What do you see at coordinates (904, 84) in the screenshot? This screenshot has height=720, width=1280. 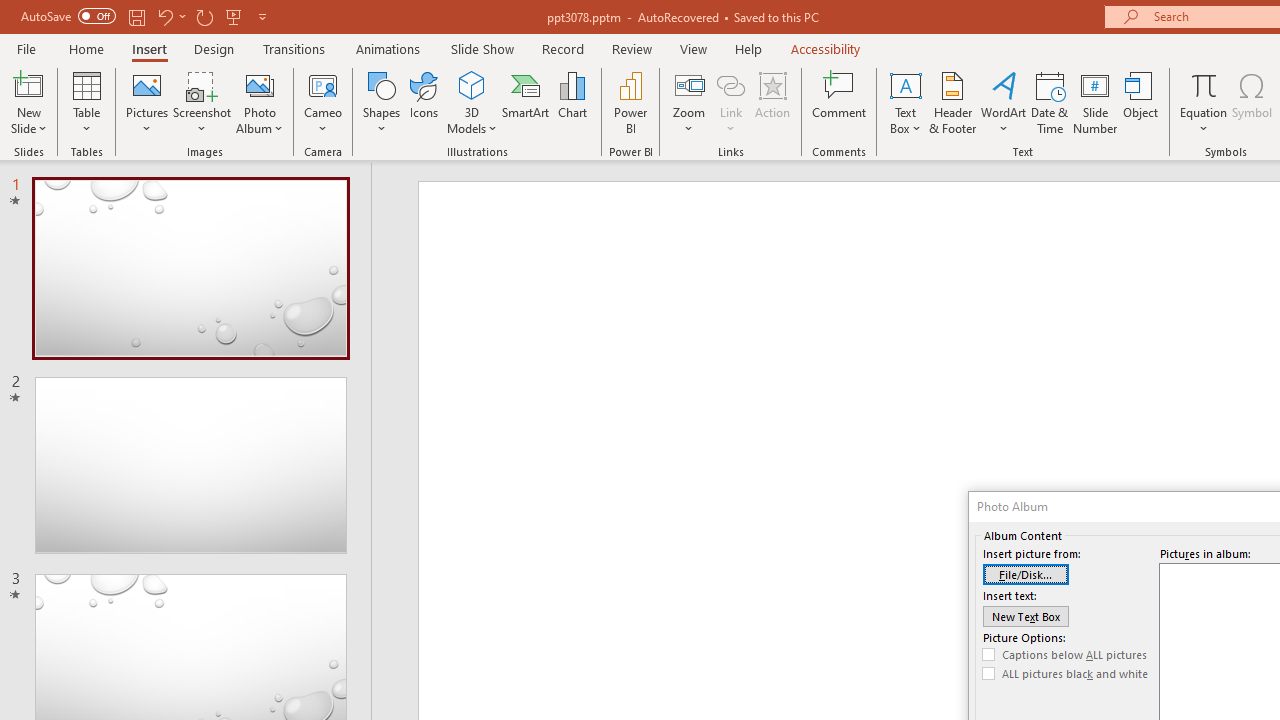 I see `'Draw Horizontal Text Box'` at bounding box center [904, 84].